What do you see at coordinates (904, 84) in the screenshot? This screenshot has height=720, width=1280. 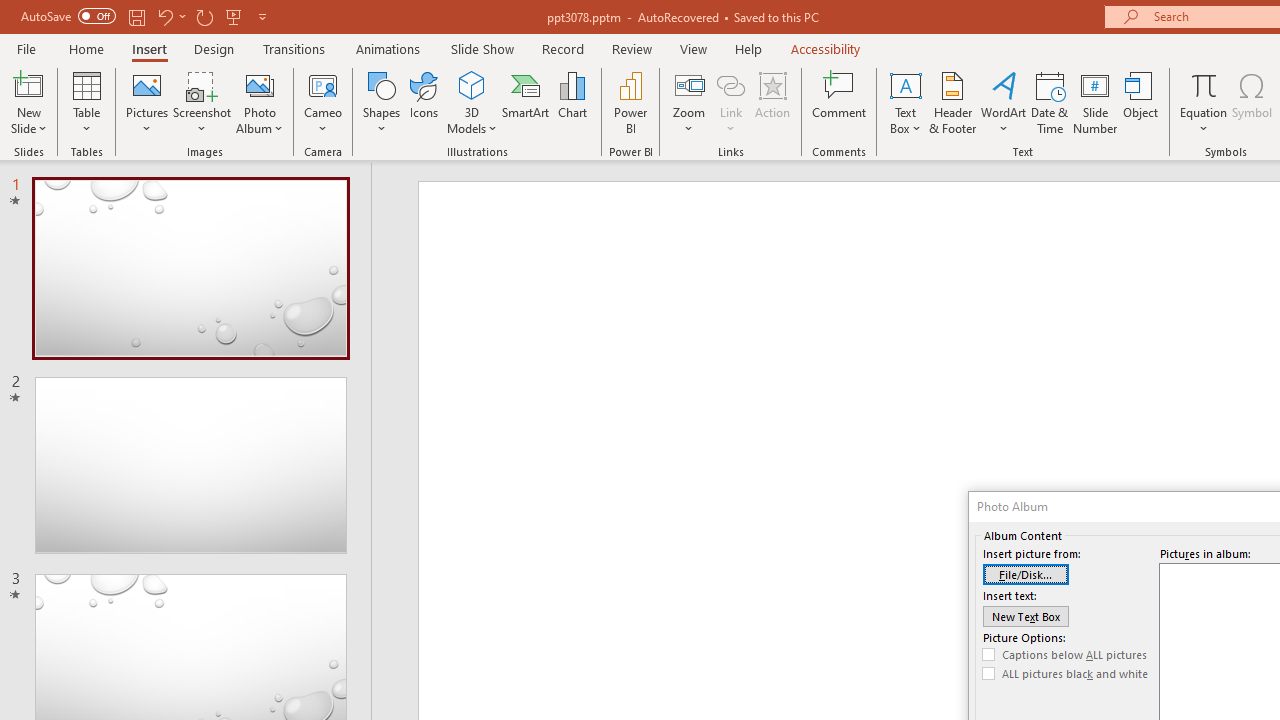 I see `'Draw Horizontal Text Box'` at bounding box center [904, 84].